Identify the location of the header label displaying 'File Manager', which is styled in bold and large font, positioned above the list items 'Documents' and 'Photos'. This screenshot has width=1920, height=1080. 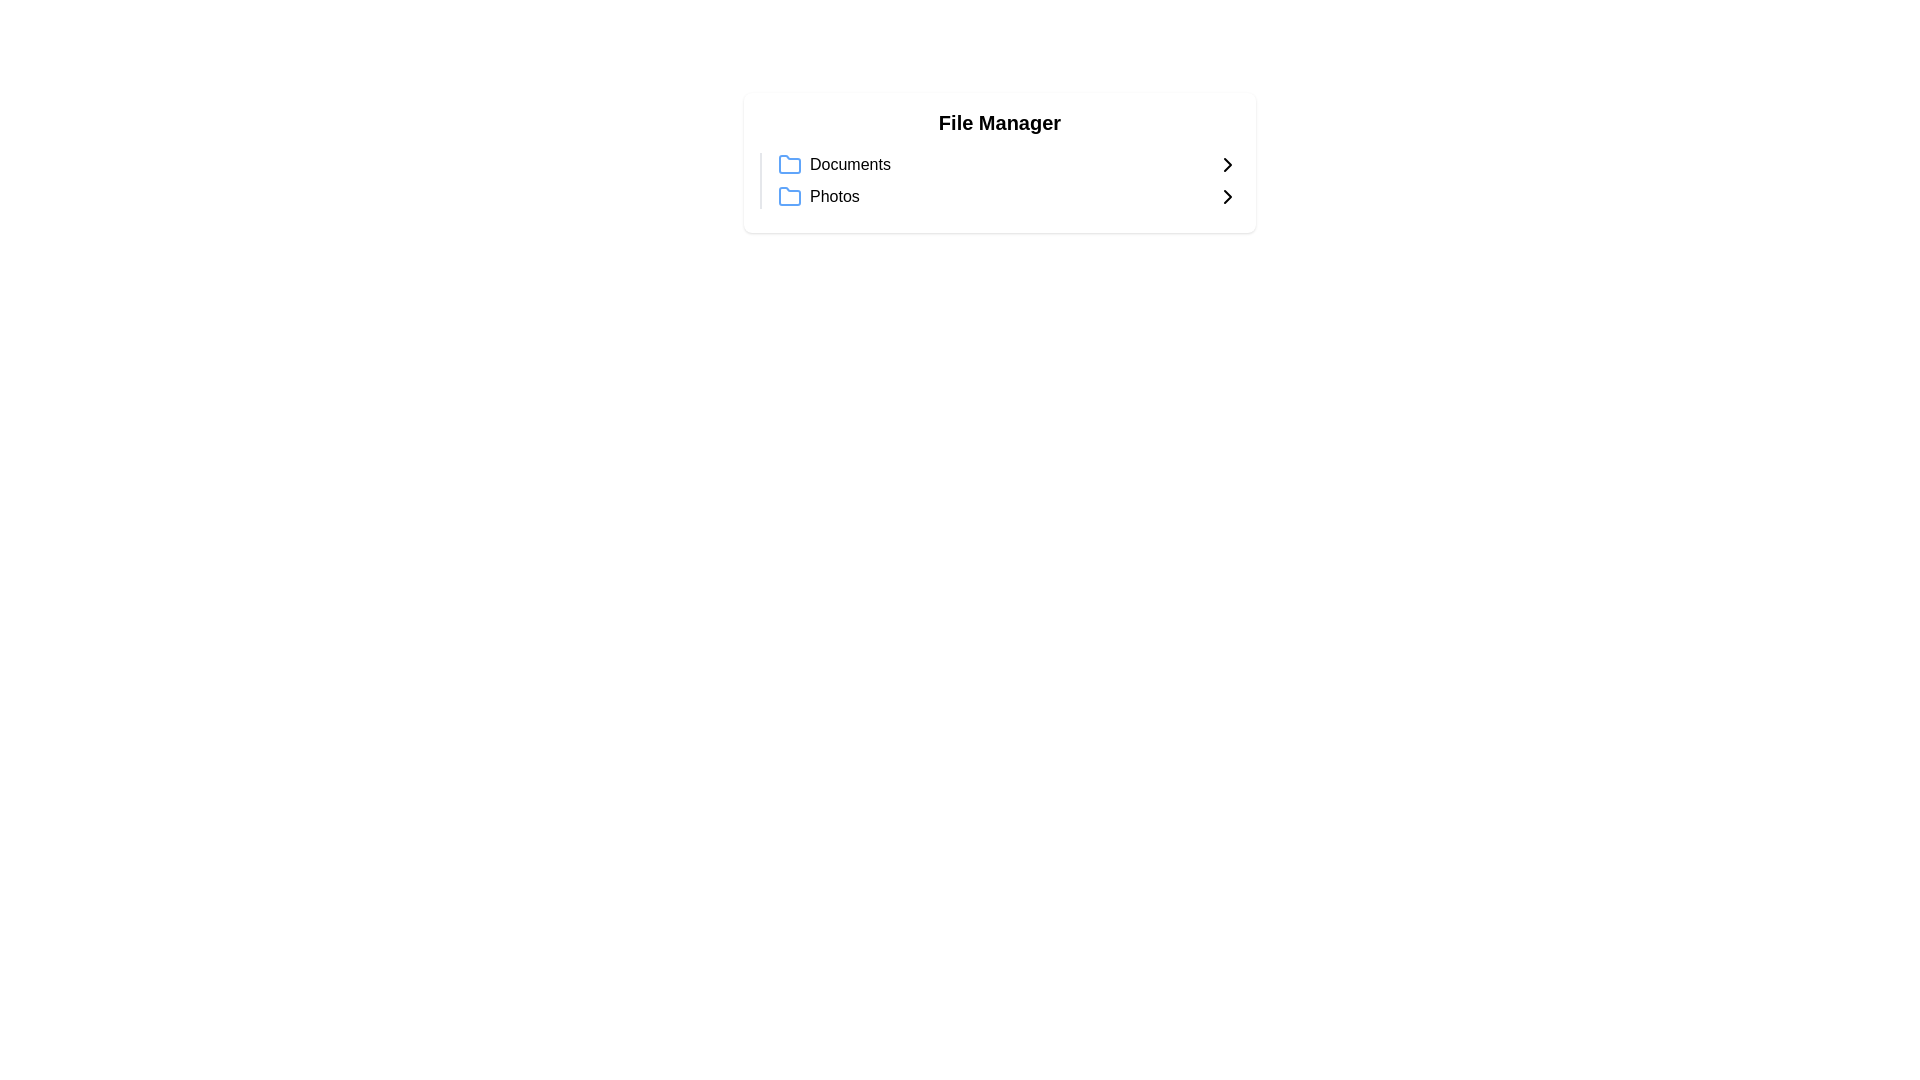
(999, 123).